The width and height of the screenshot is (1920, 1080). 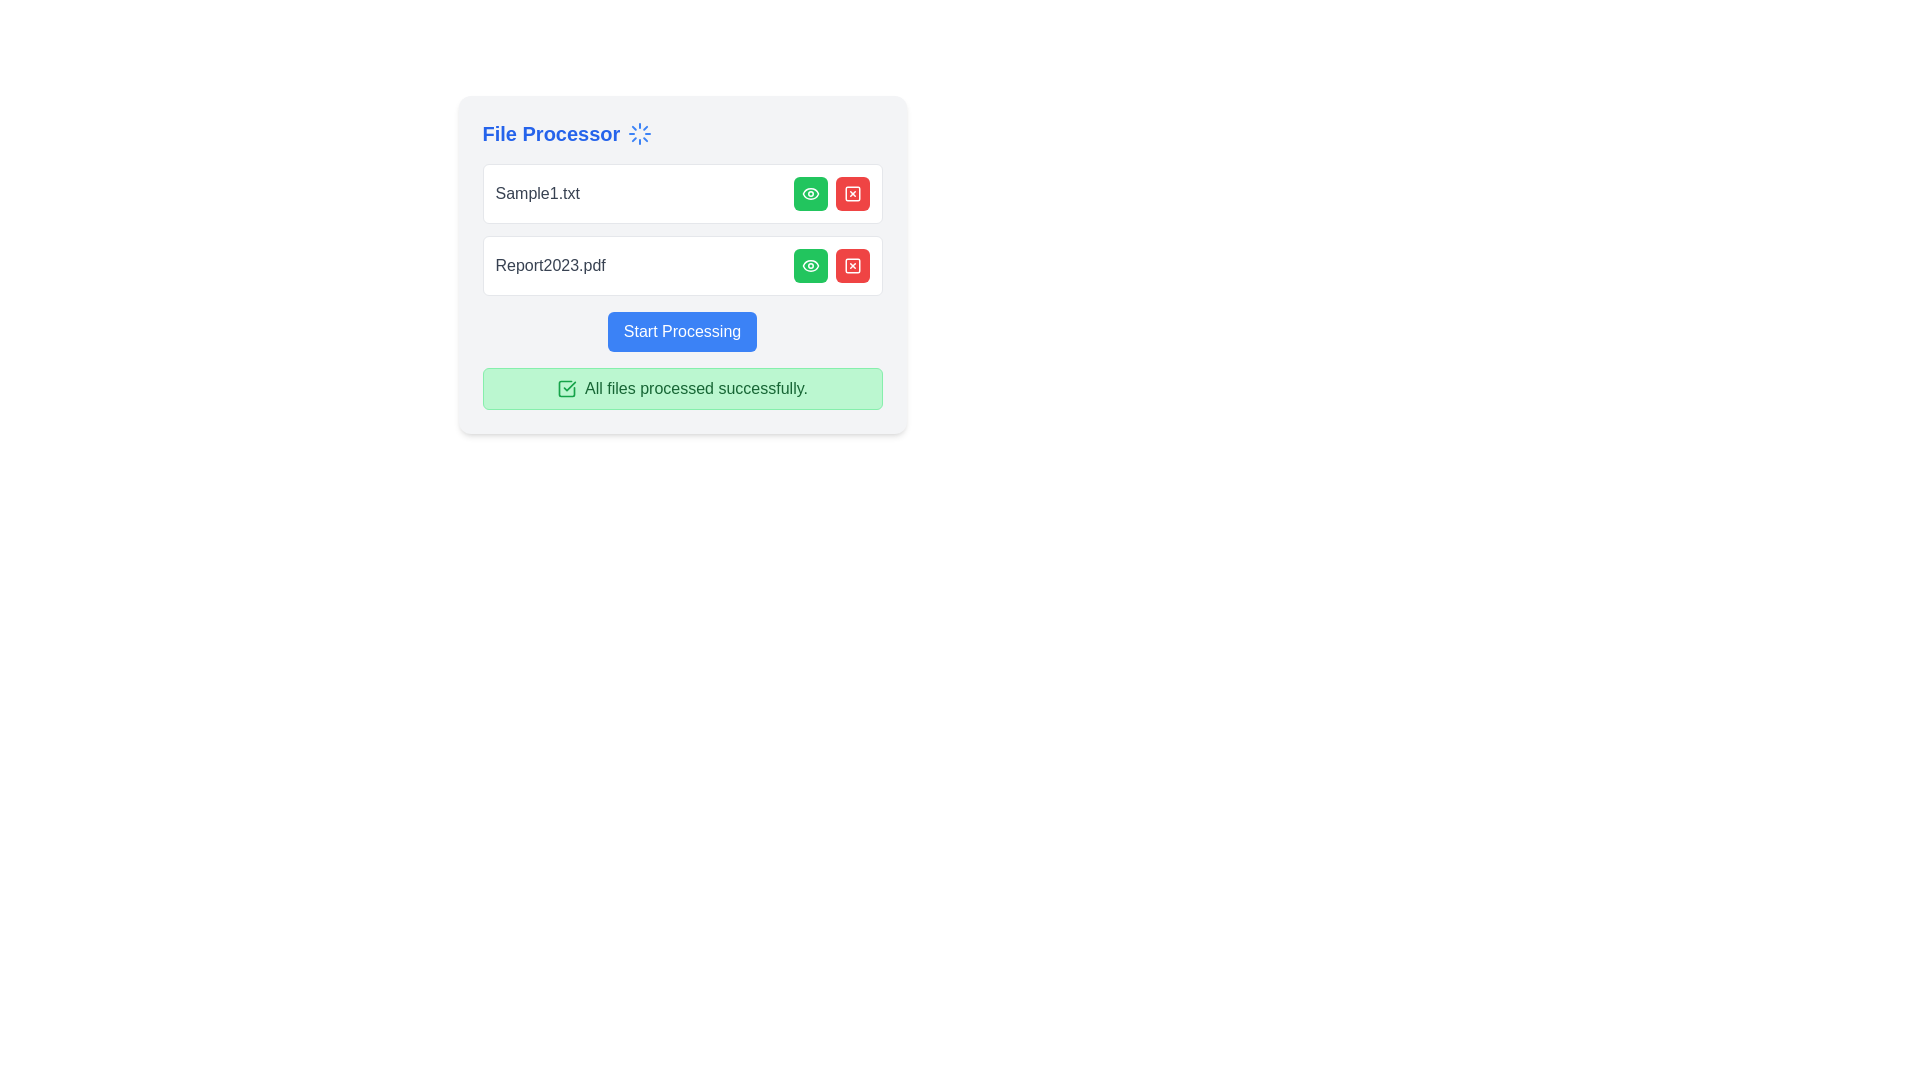 What do you see at coordinates (852, 265) in the screenshot?
I see `the red rounded rectangle Icon button located at the far right of a file entry line` at bounding box center [852, 265].